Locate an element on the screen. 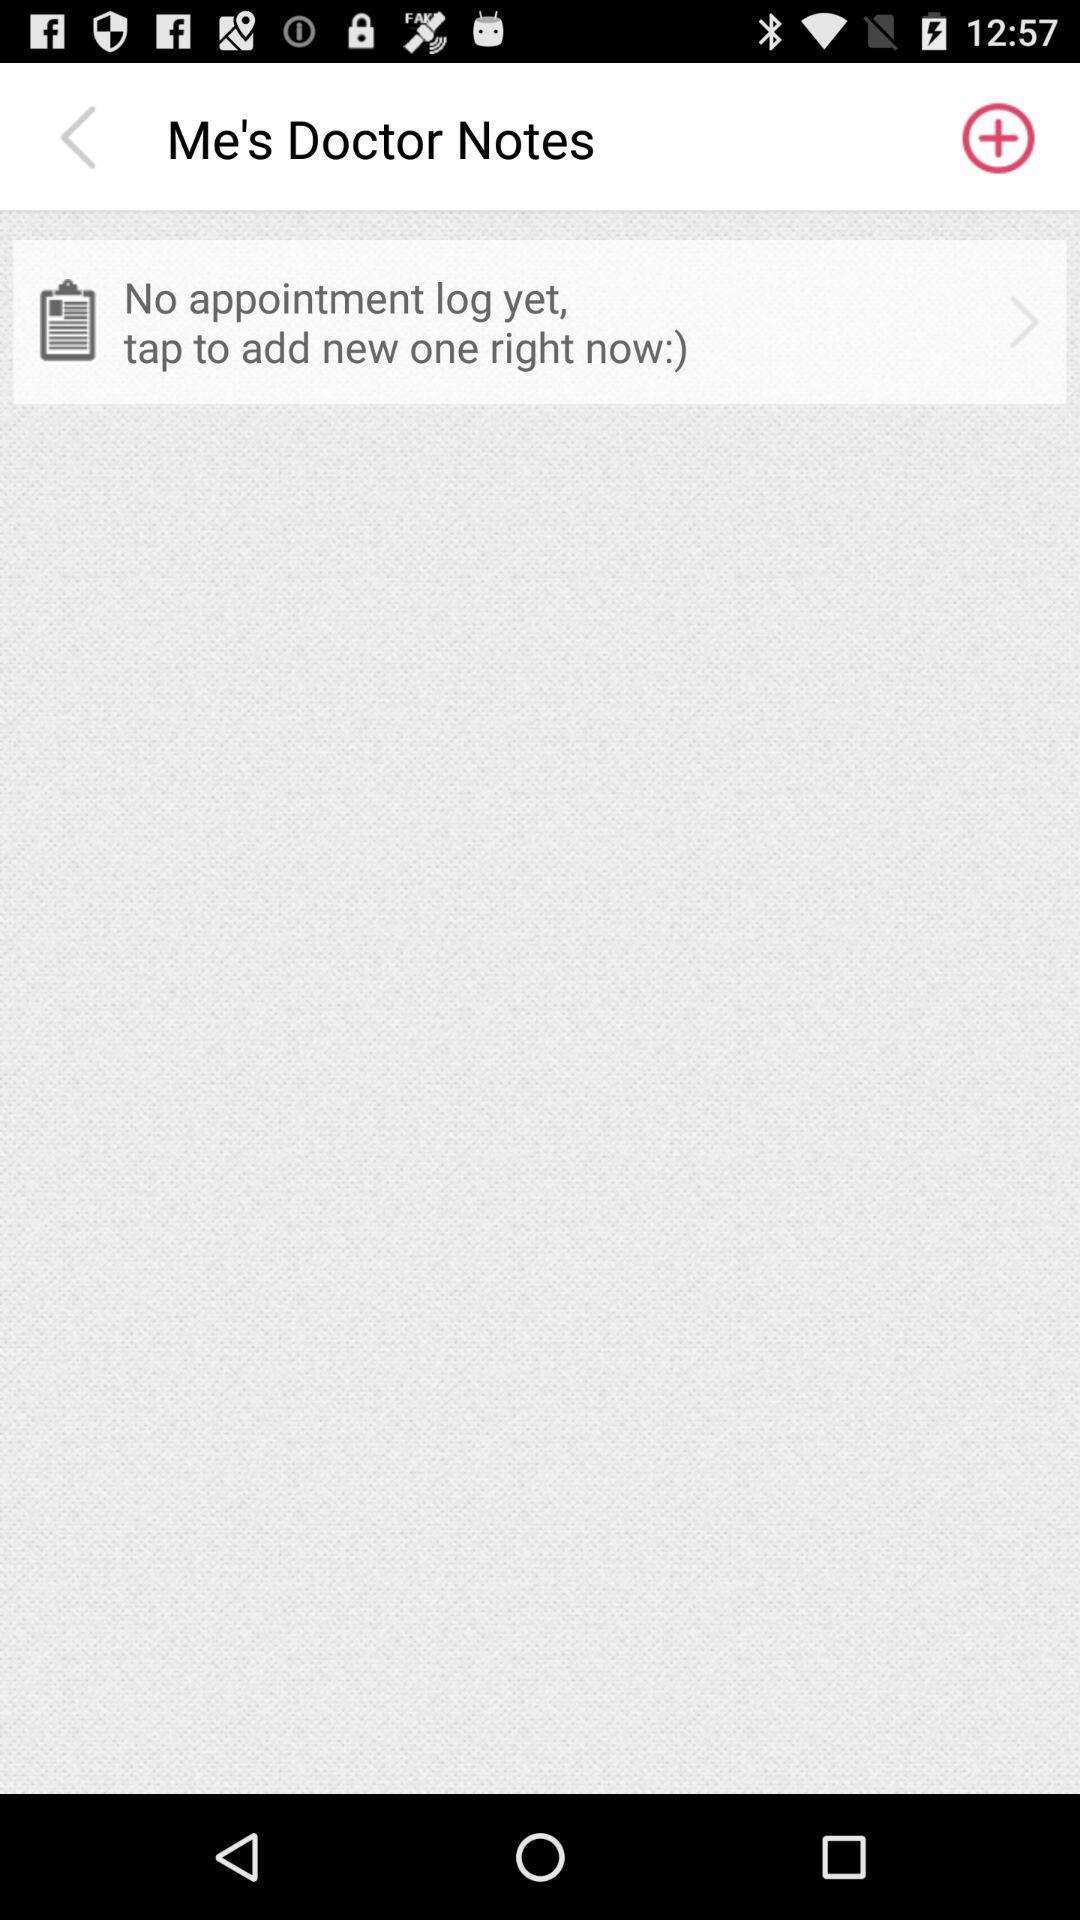 This screenshot has width=1080, height=1920. the item to the left of the me s doctor icon is located at coordinates (82, 137).